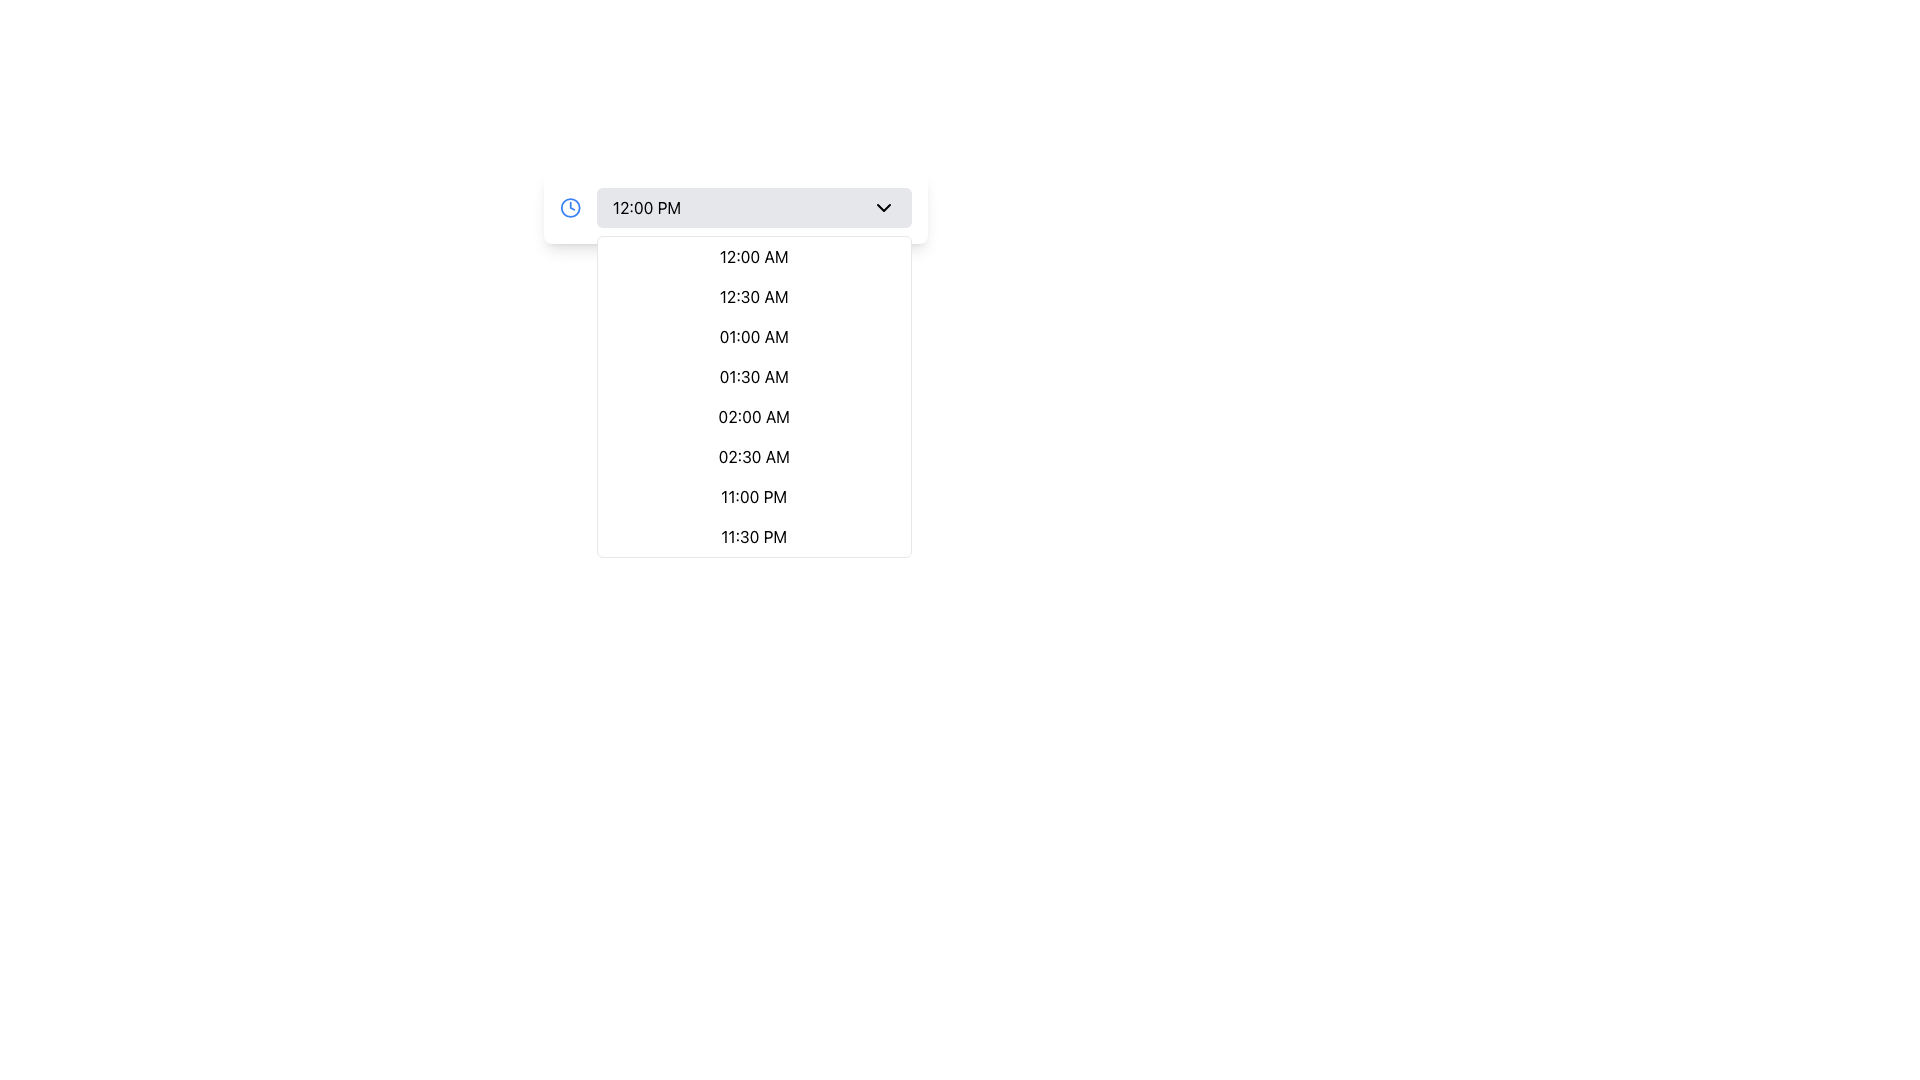 The image size is (1920, 1080). What do you see at coordinates (753, 377) in the screenshot?
I see `the fourth option in the dropdown menu` at bounding box center [753, 377].